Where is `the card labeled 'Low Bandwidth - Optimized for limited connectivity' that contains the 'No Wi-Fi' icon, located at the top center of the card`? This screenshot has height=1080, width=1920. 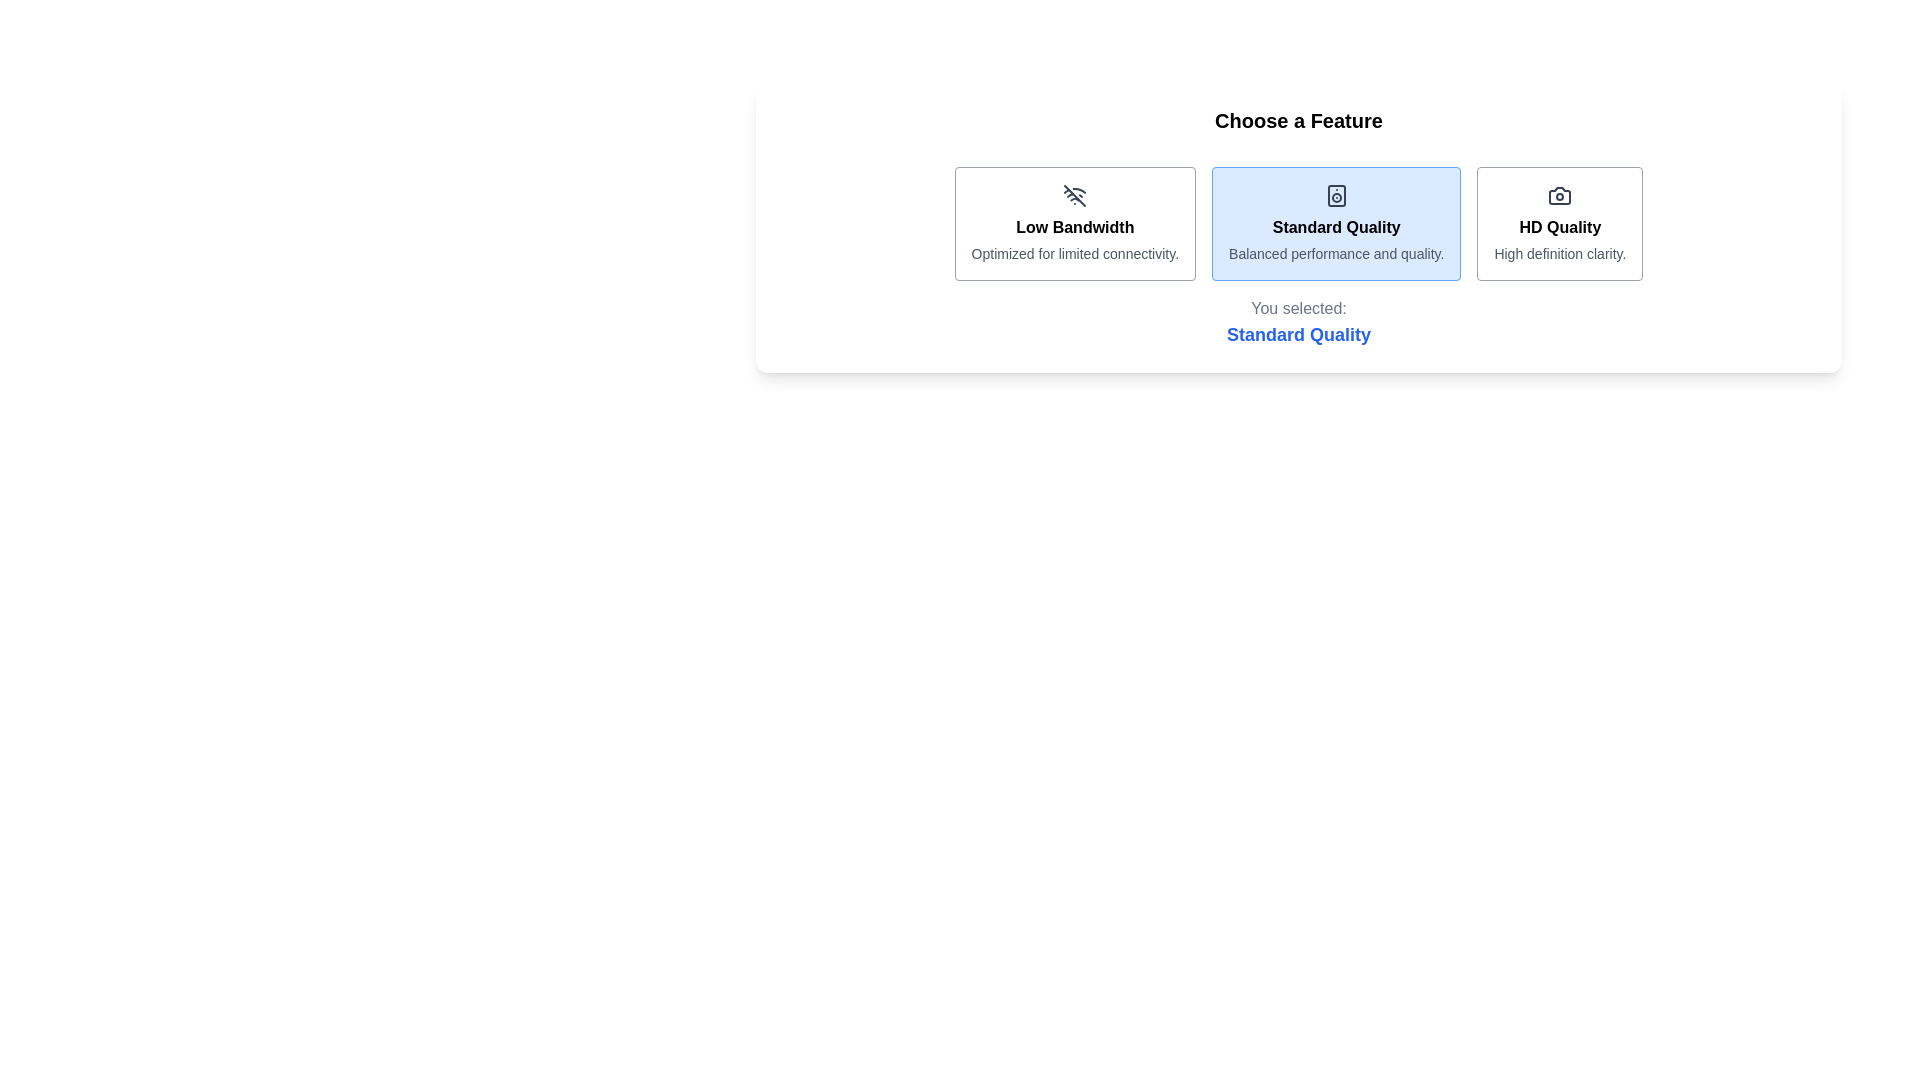 the card labeled 'Low Bandwidth - Optimized for limited connectivity' that contains the 'No Wi-Fi' icon, located at the top center of the card is located at coordinates (1074, 196).